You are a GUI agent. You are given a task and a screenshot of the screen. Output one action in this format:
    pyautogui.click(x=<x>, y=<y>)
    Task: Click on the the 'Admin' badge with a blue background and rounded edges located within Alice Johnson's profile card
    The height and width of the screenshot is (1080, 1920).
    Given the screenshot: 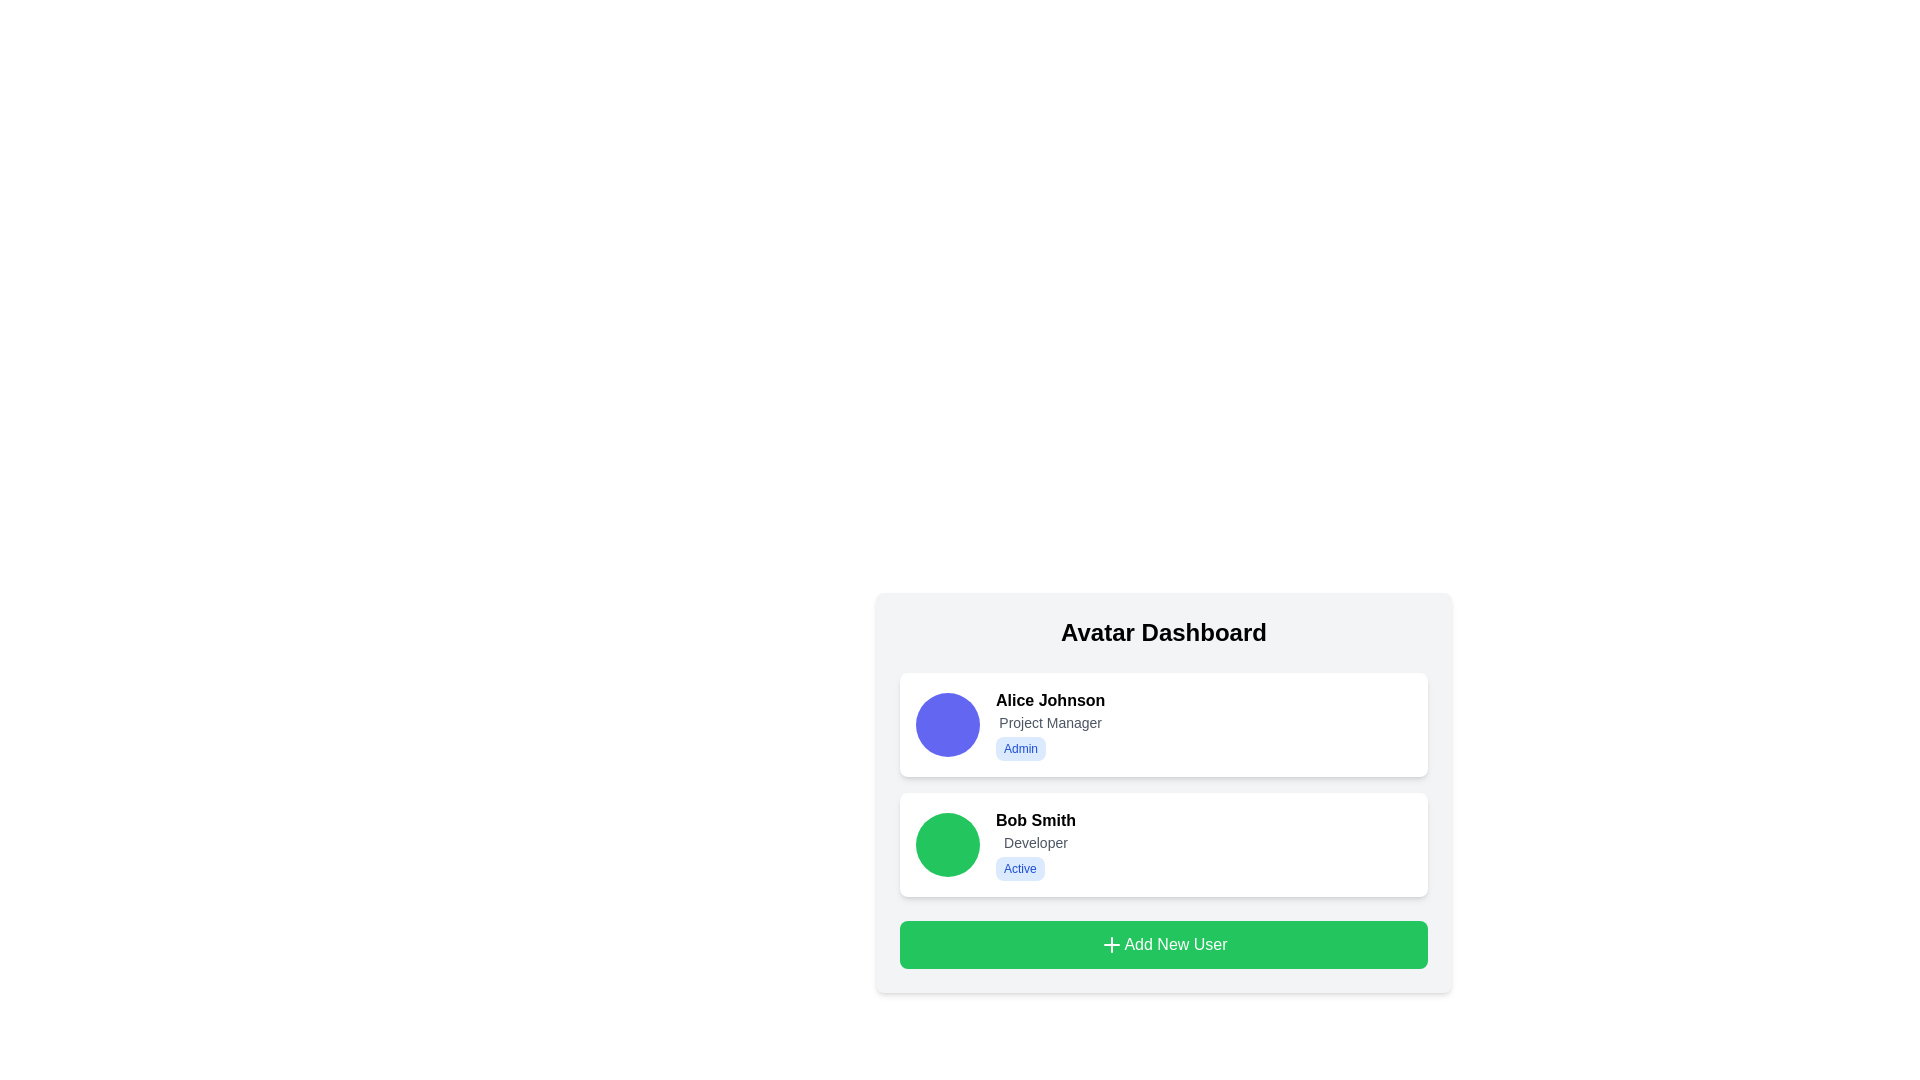 What is the action you would take?
    pyautogui.click(x=1049, y=748)
    